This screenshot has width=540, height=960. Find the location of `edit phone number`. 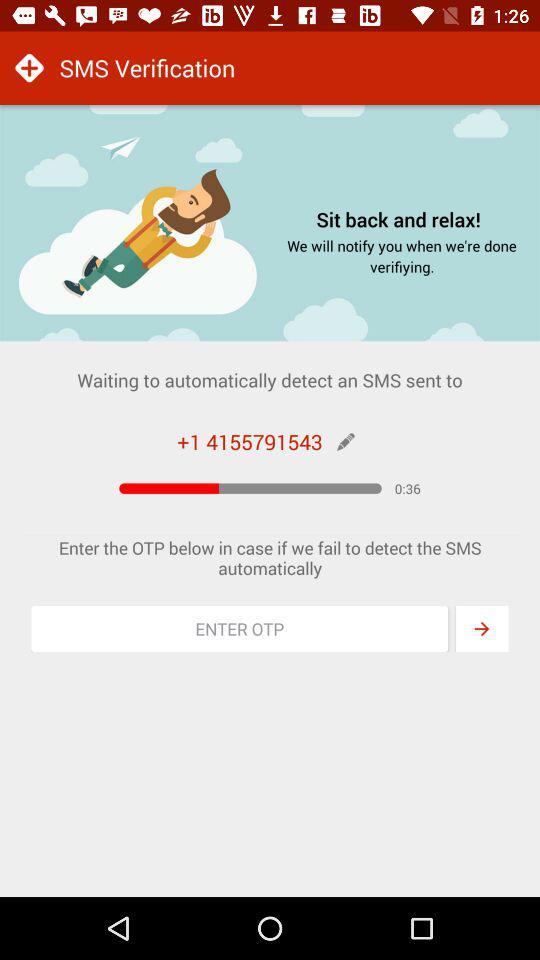

edit phone number is located at coordinates (344, 442).